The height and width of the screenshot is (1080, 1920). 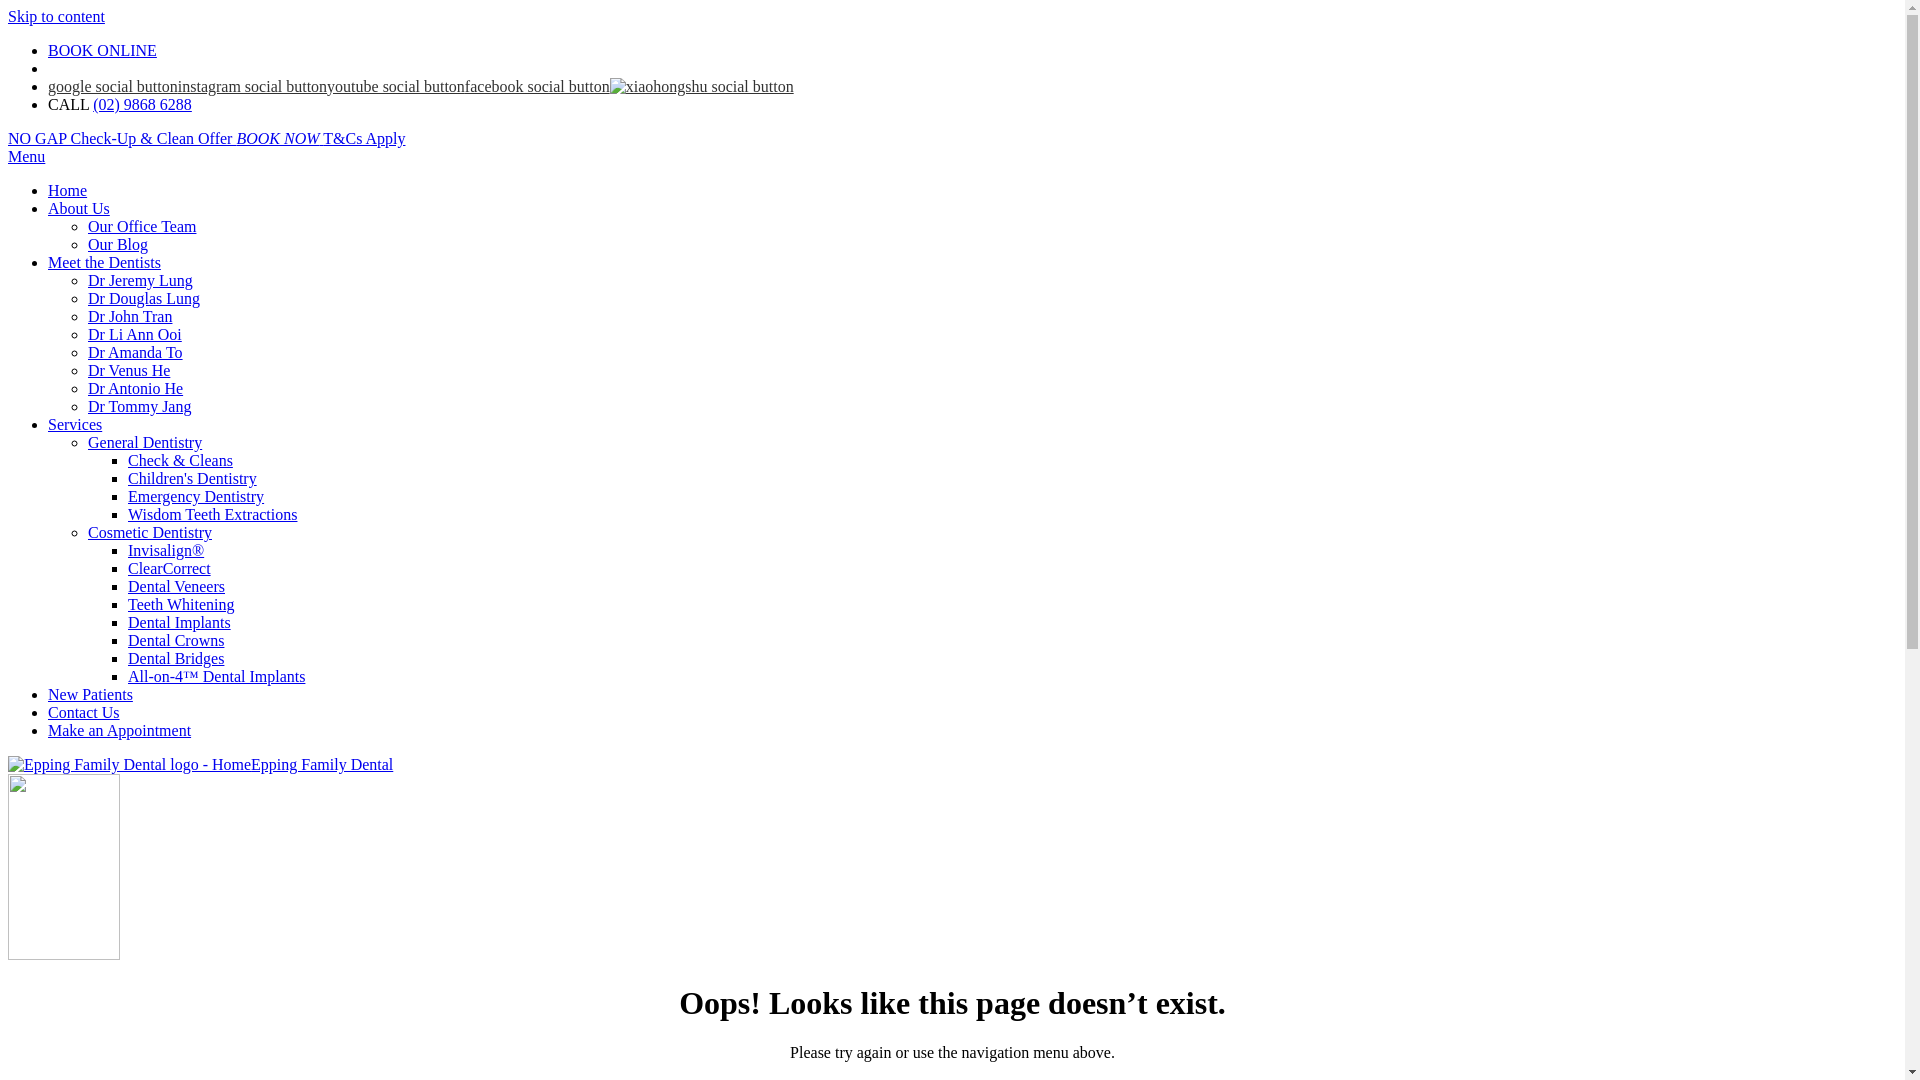 What do you see at coordinates (139, 280) in the screenshot?
I see `'Dr Jeremy Lung'` at bounding box center [139, 280].